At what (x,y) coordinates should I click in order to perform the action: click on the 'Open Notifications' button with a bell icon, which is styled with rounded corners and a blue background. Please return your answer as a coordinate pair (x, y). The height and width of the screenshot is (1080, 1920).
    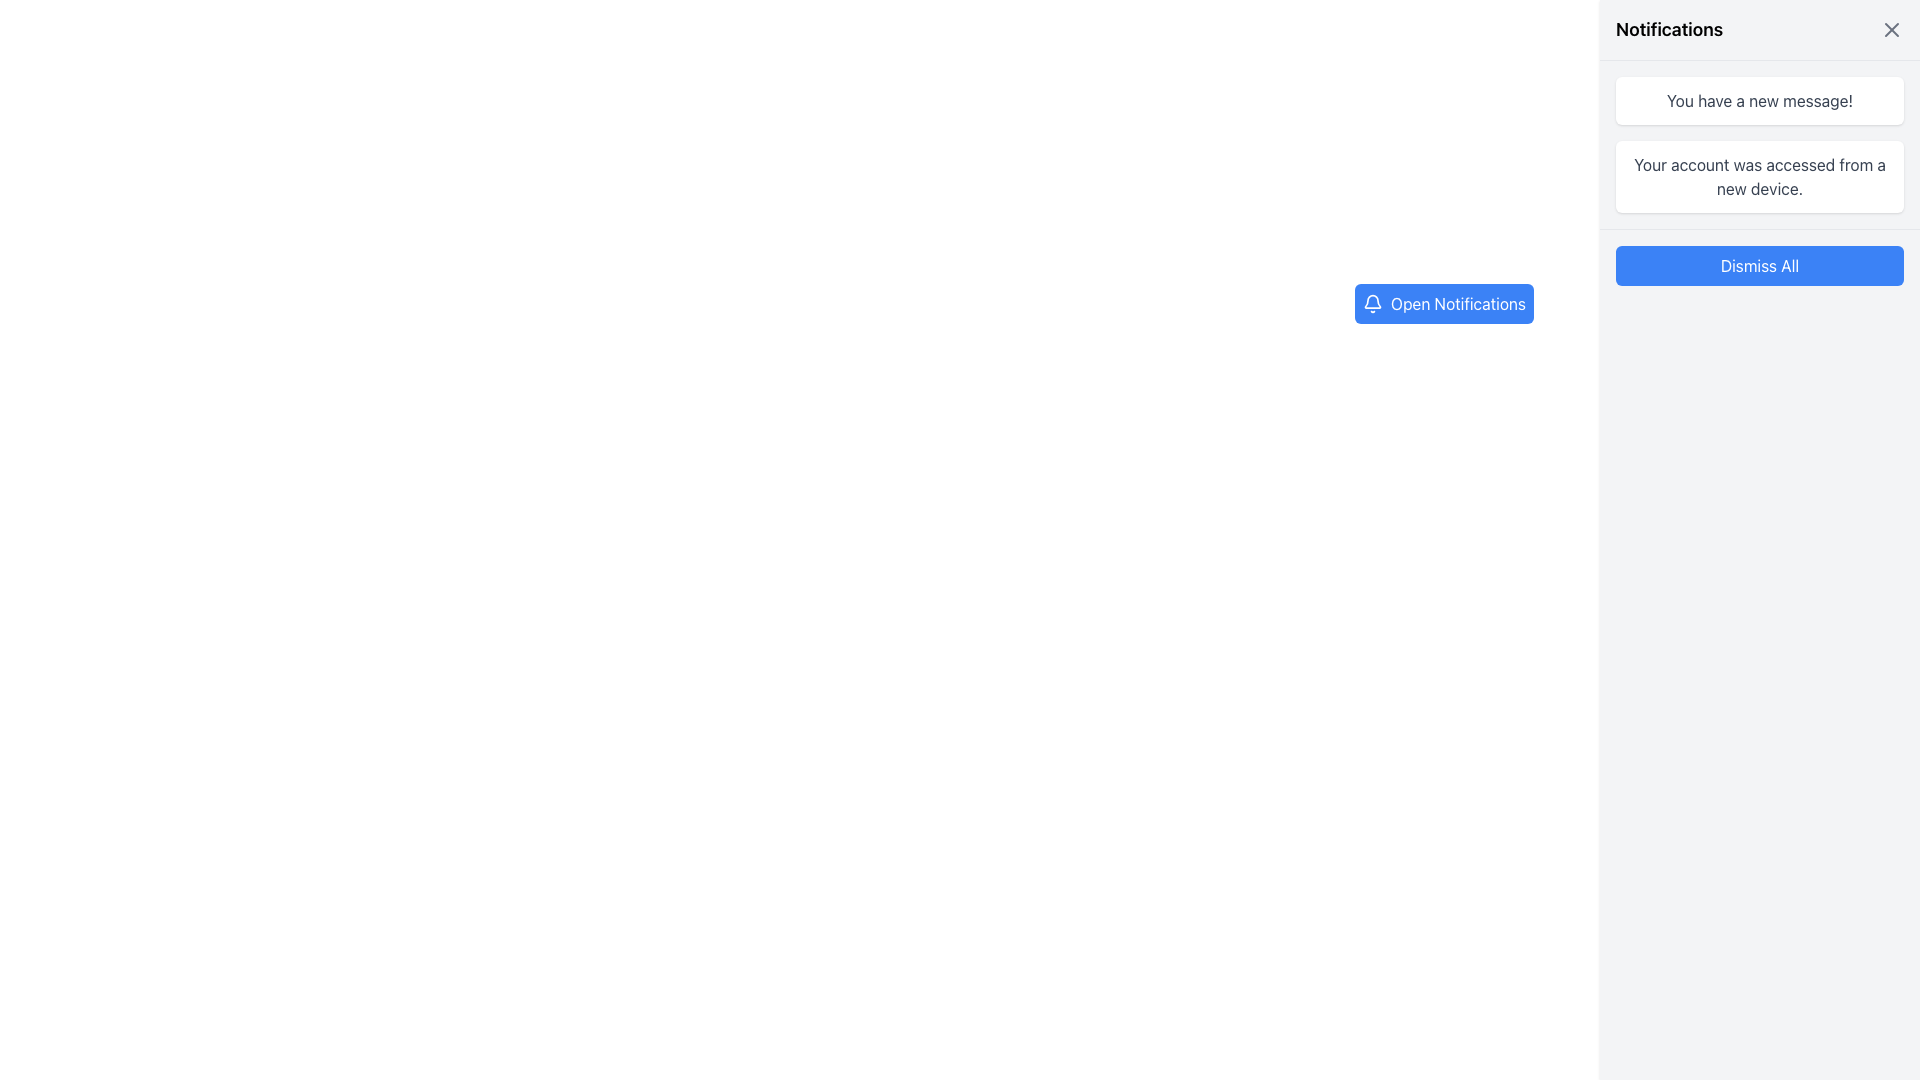
    Looking at the image, I should click on (1444, 304).